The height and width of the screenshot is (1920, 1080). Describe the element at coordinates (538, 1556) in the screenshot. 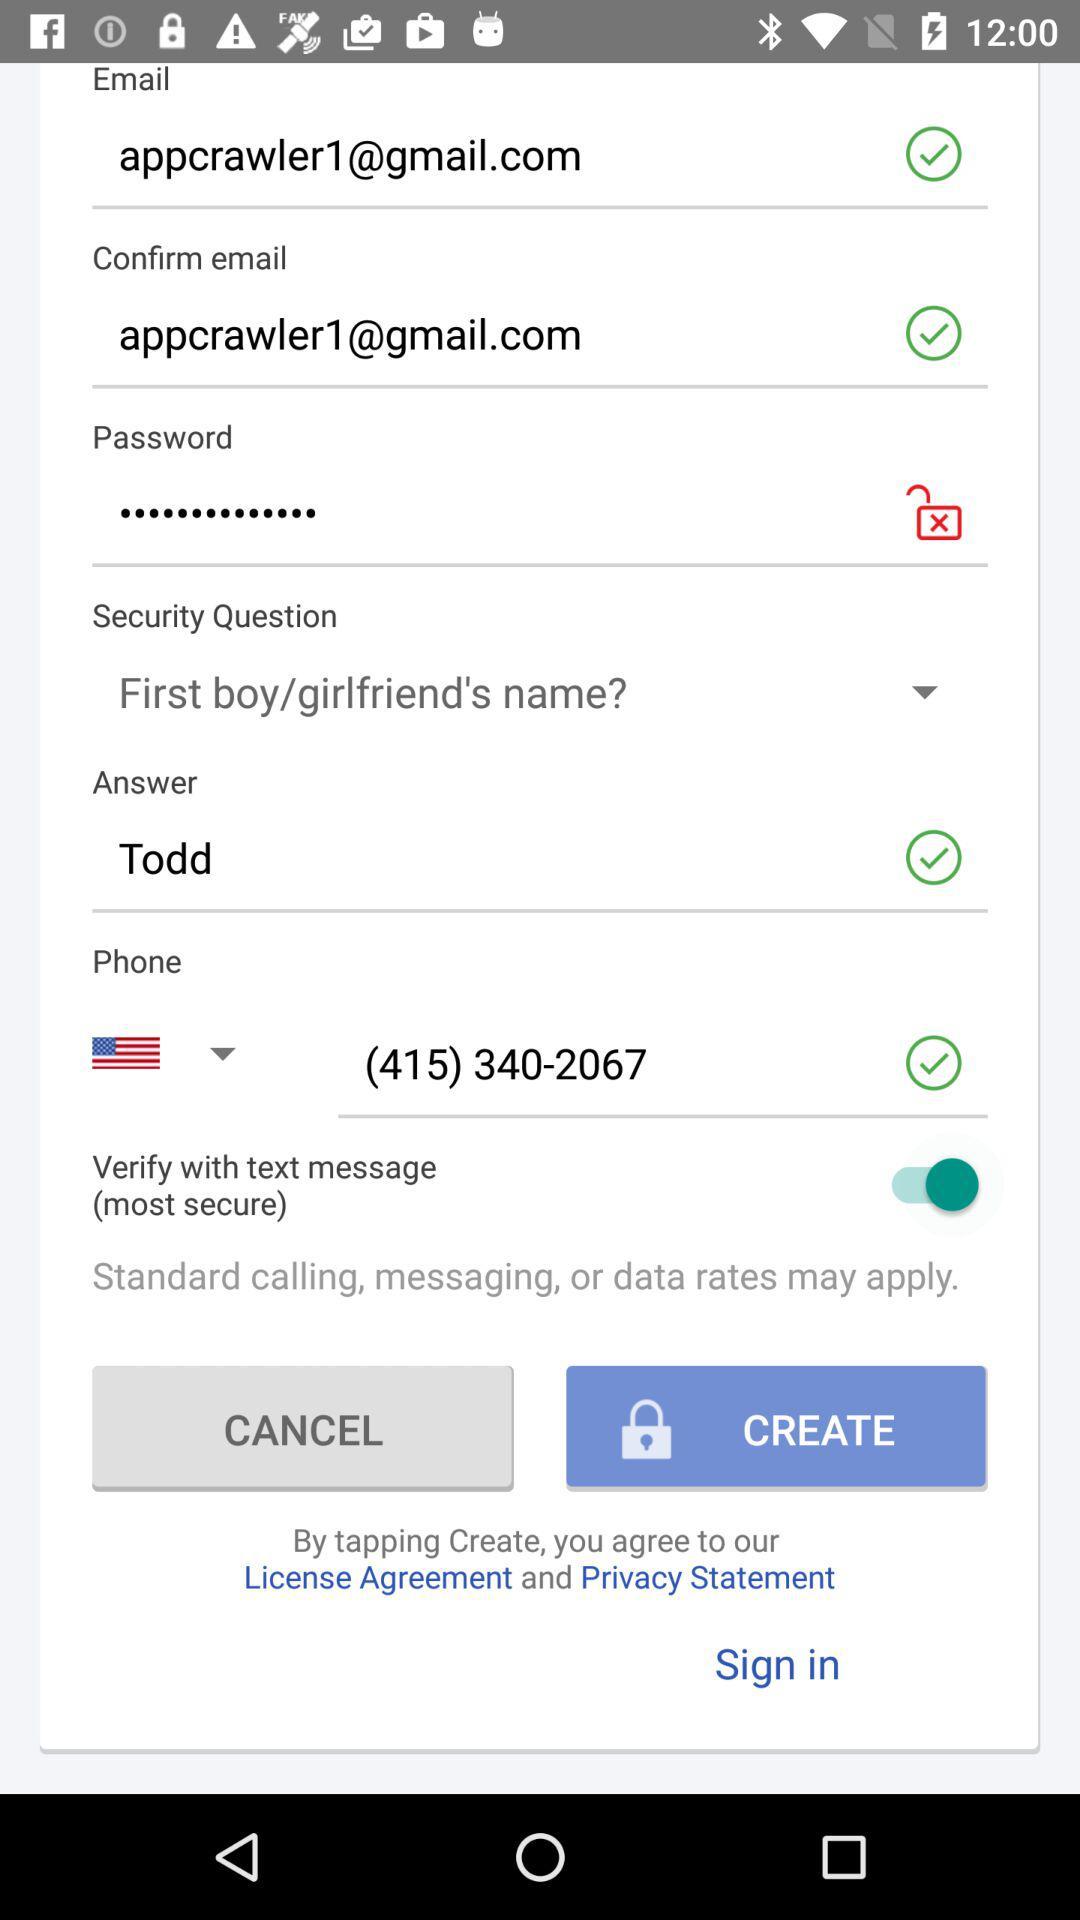

I see `the icon above the sign in icon` at that location.